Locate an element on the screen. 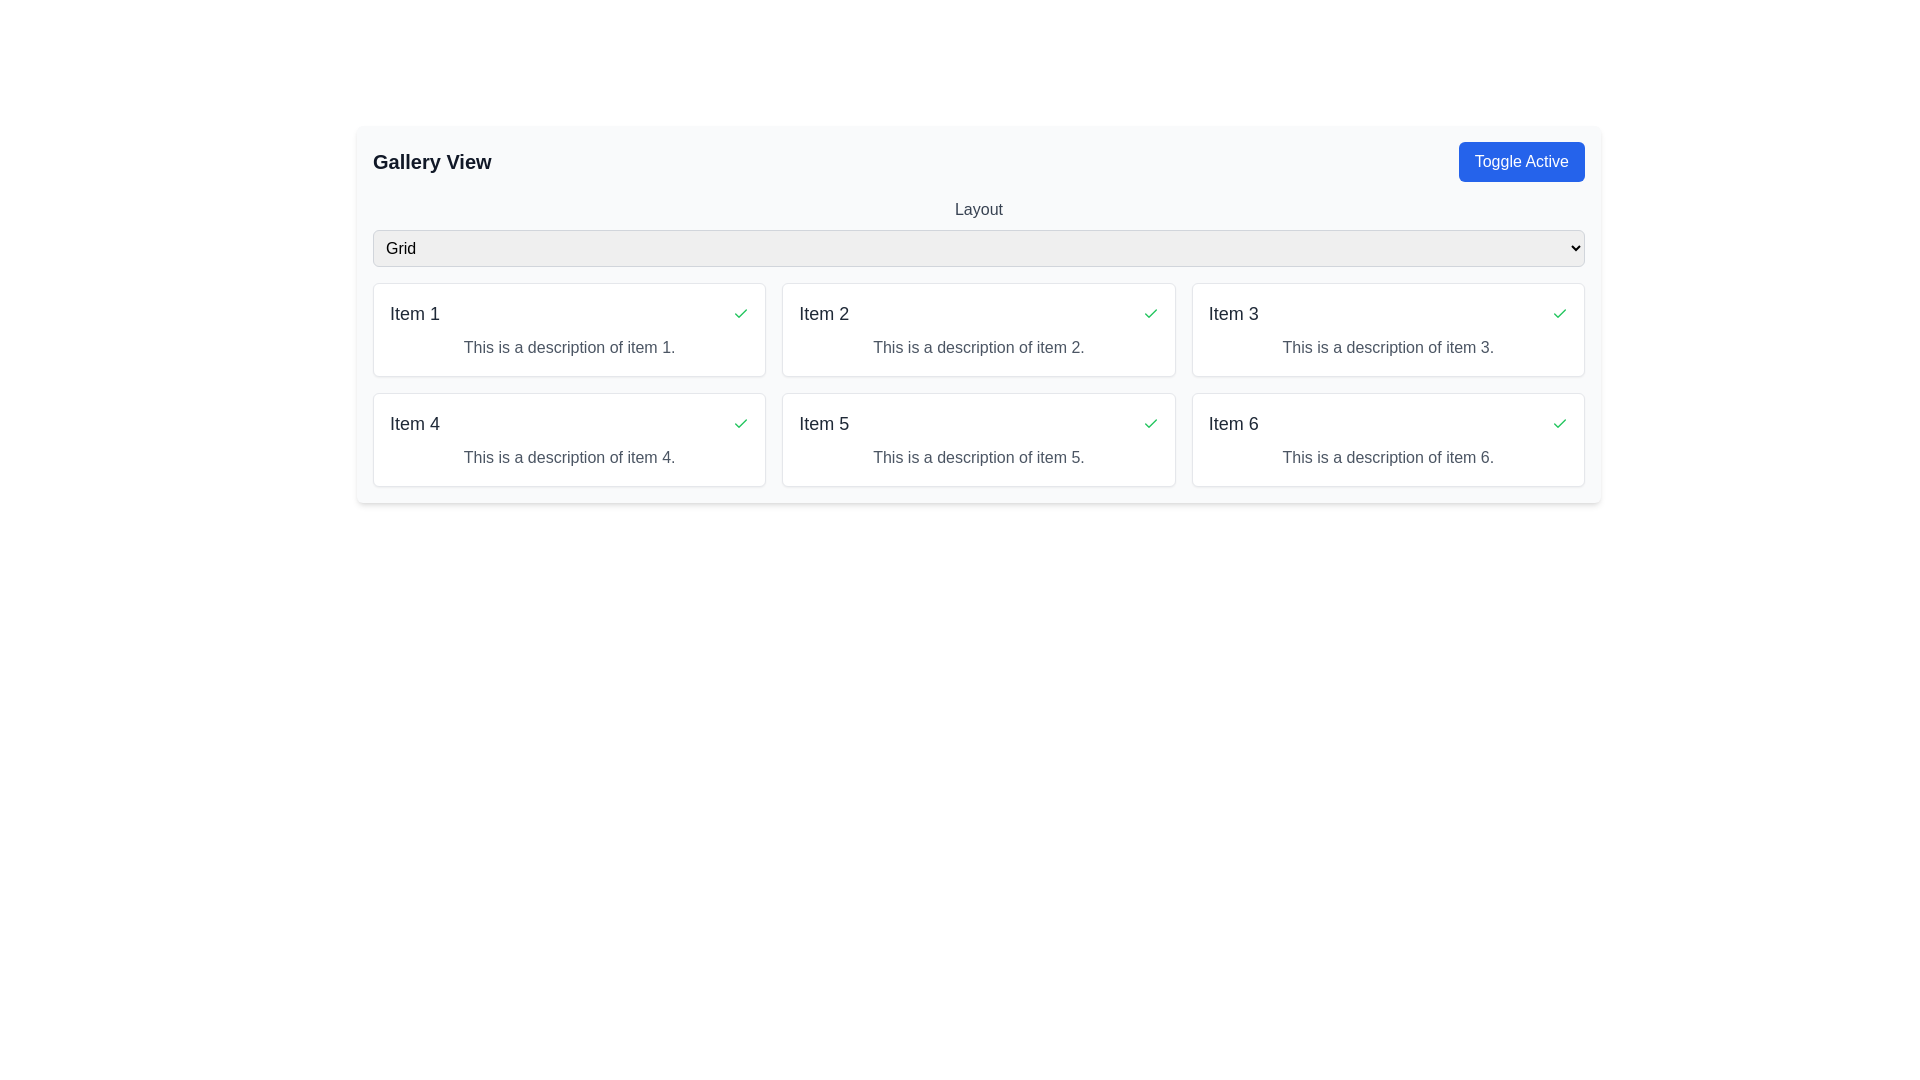  title 'Item 6' and the description 'This is a description of item 6' from the Informational card with a white background and rounded corners located in the third column of the second row is located at coordinates (1387, 438).